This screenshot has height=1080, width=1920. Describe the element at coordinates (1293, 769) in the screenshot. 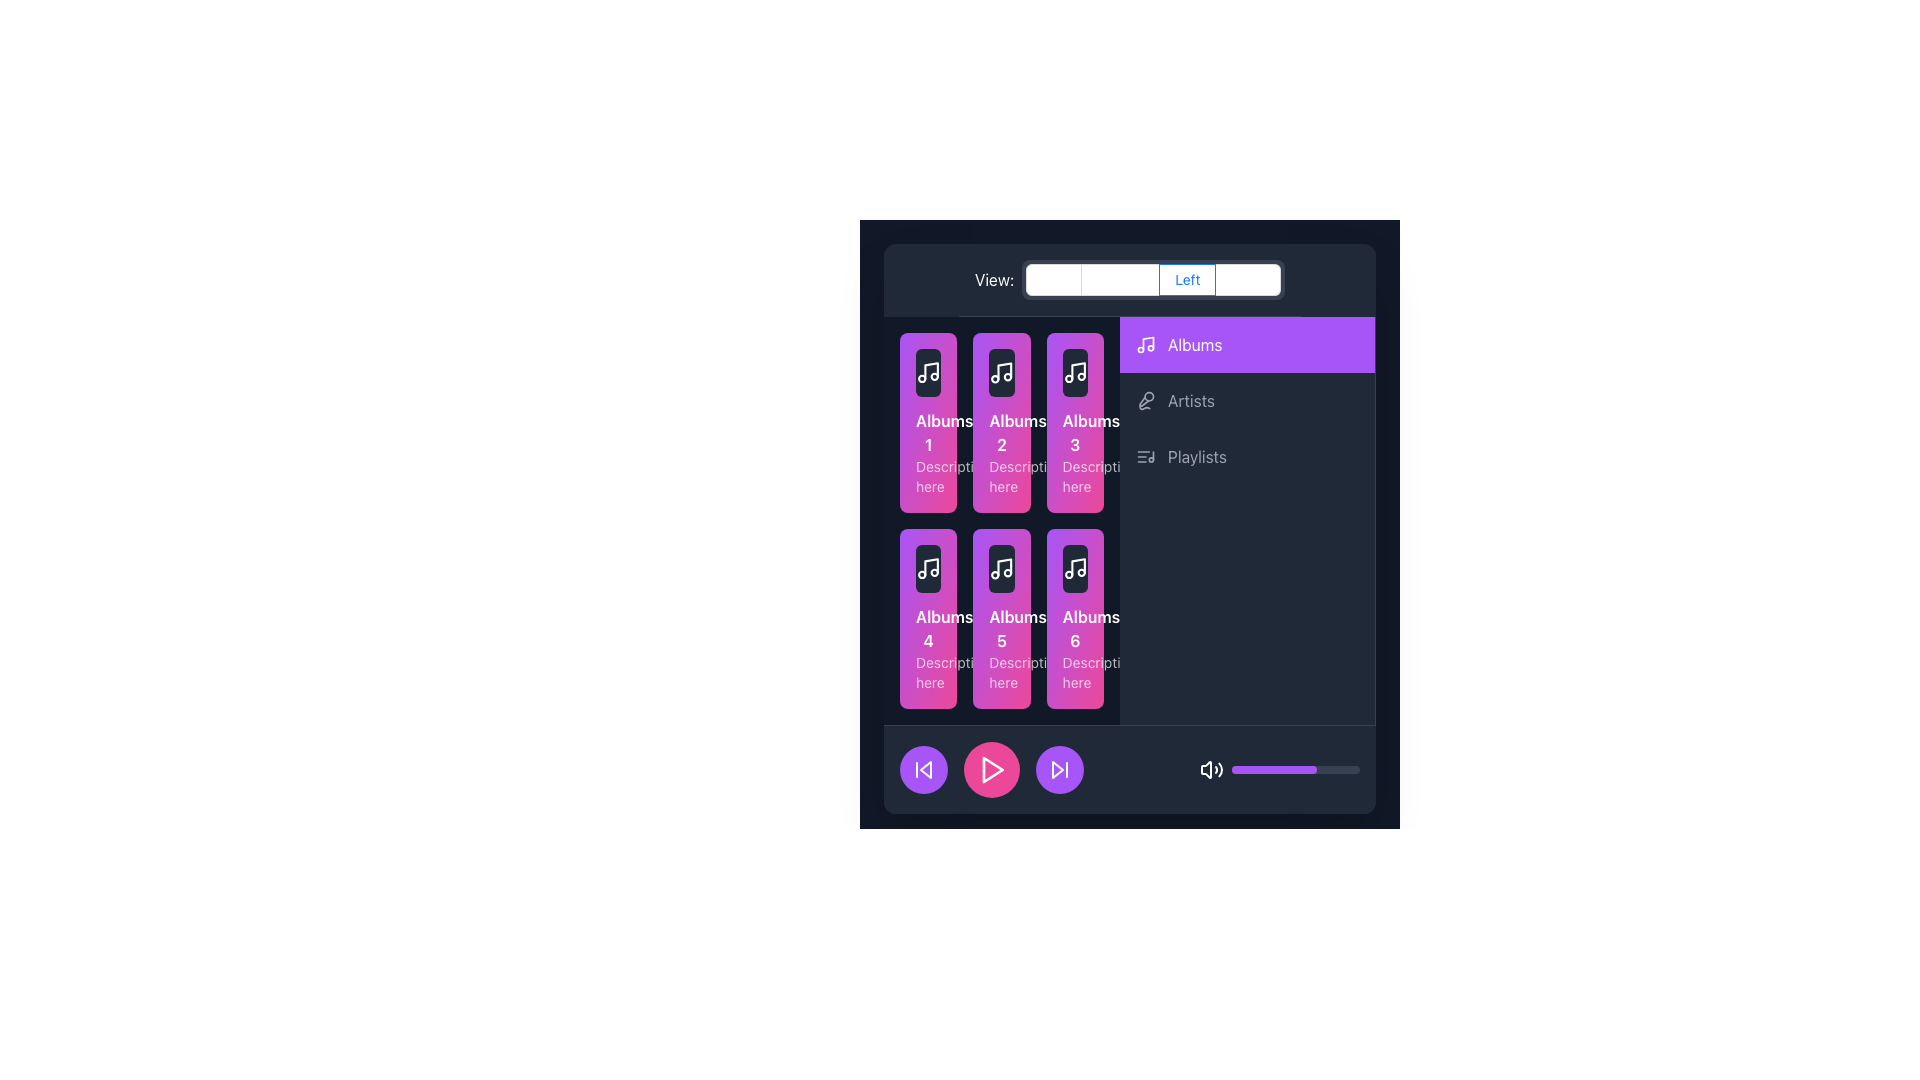

I see `the volume level` at that location.